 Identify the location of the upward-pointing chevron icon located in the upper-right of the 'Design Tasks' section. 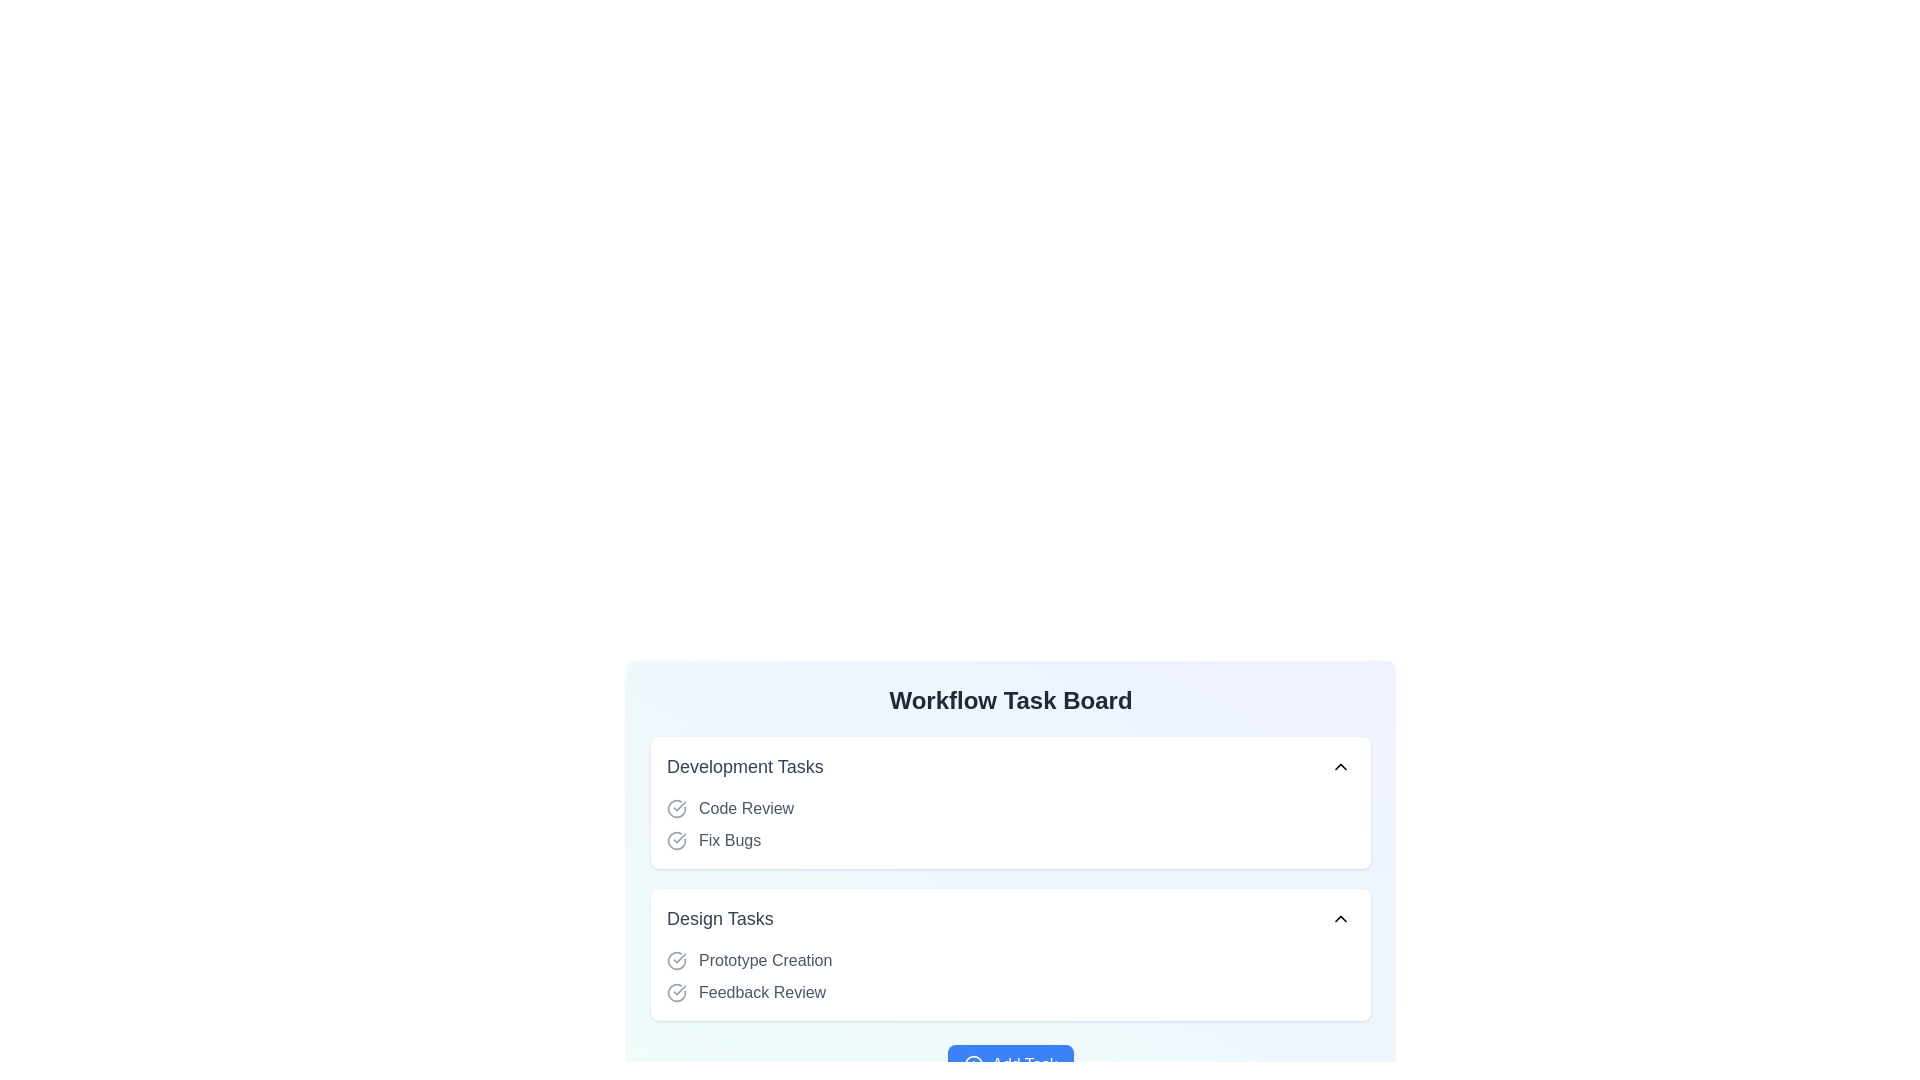
(1340, 918).